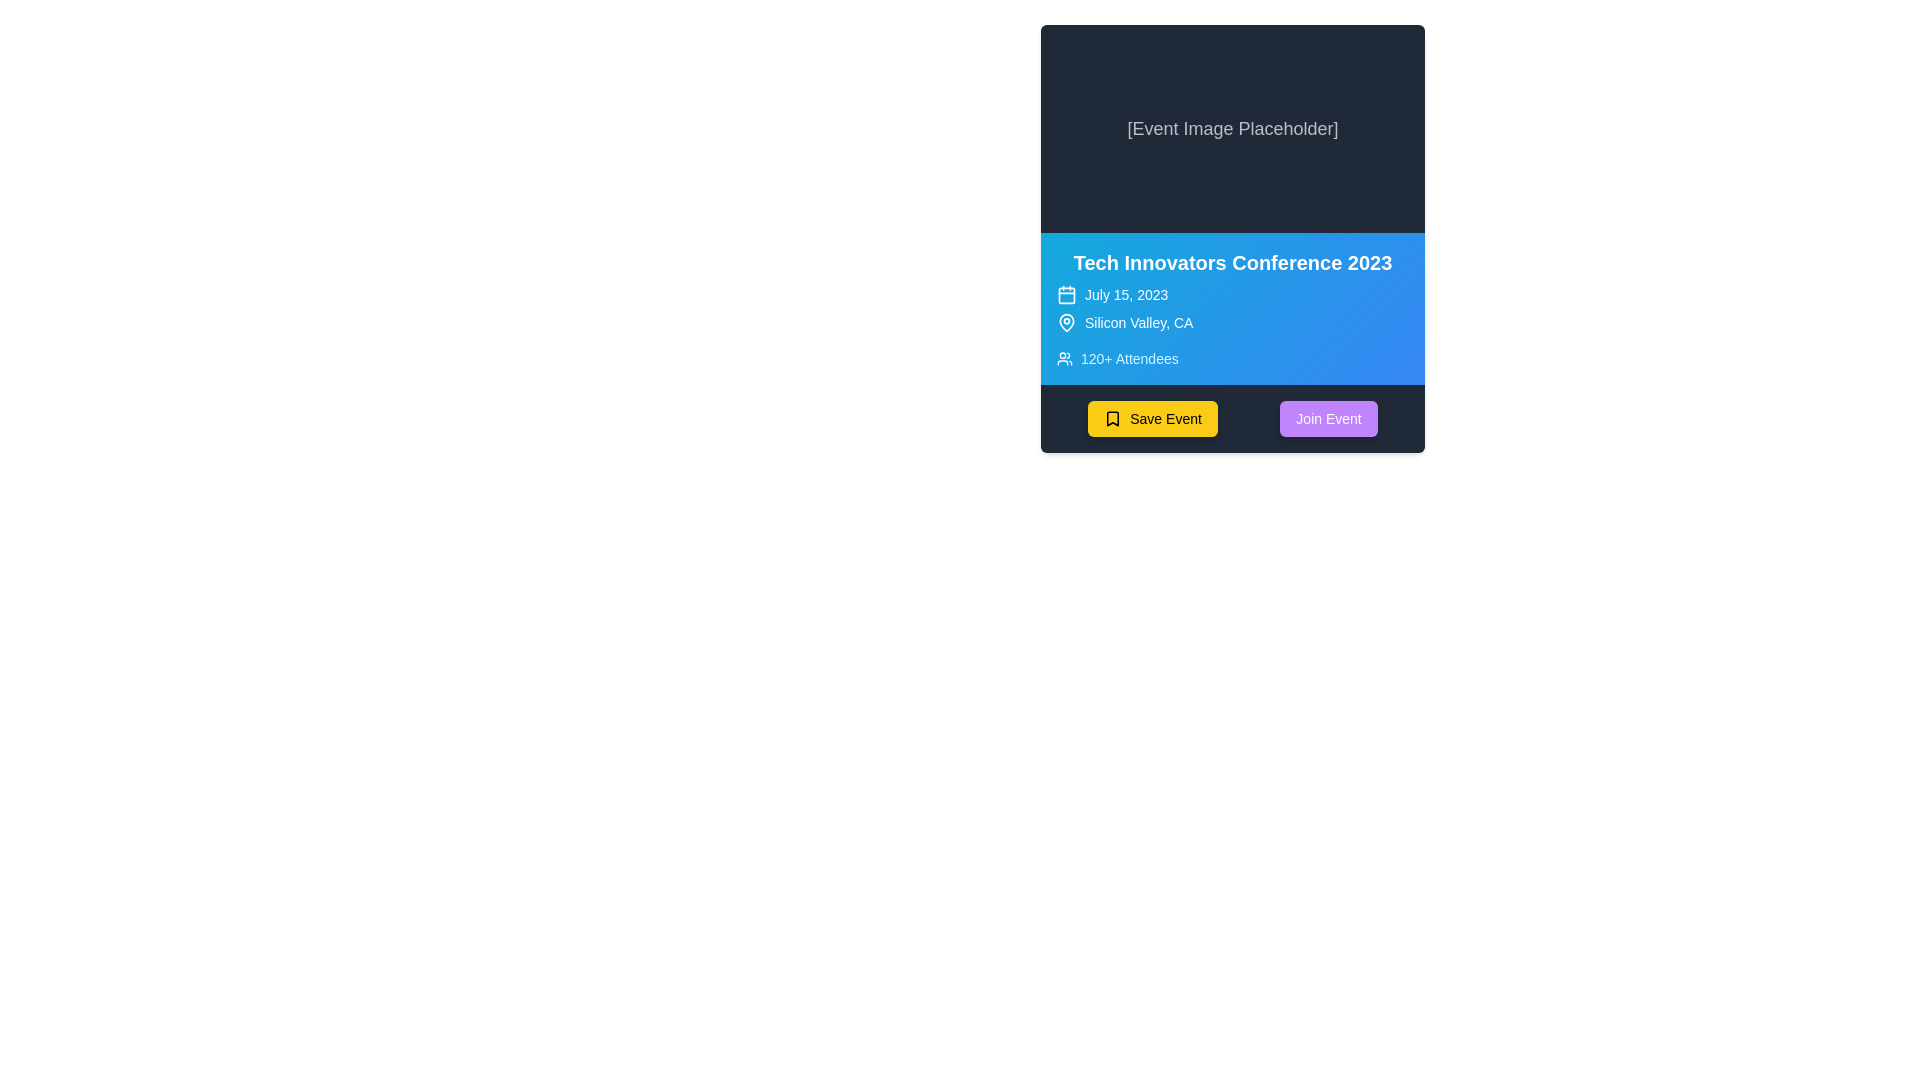  What do you see at coordinates (1129, 357) in the screenshot?
I see `the static text element displaying '120+ Attendees', which is styled in cyan and located below the 'Silicon Valley, CA' address line in the blue section of the event card` at bounding box center [1129, 357].